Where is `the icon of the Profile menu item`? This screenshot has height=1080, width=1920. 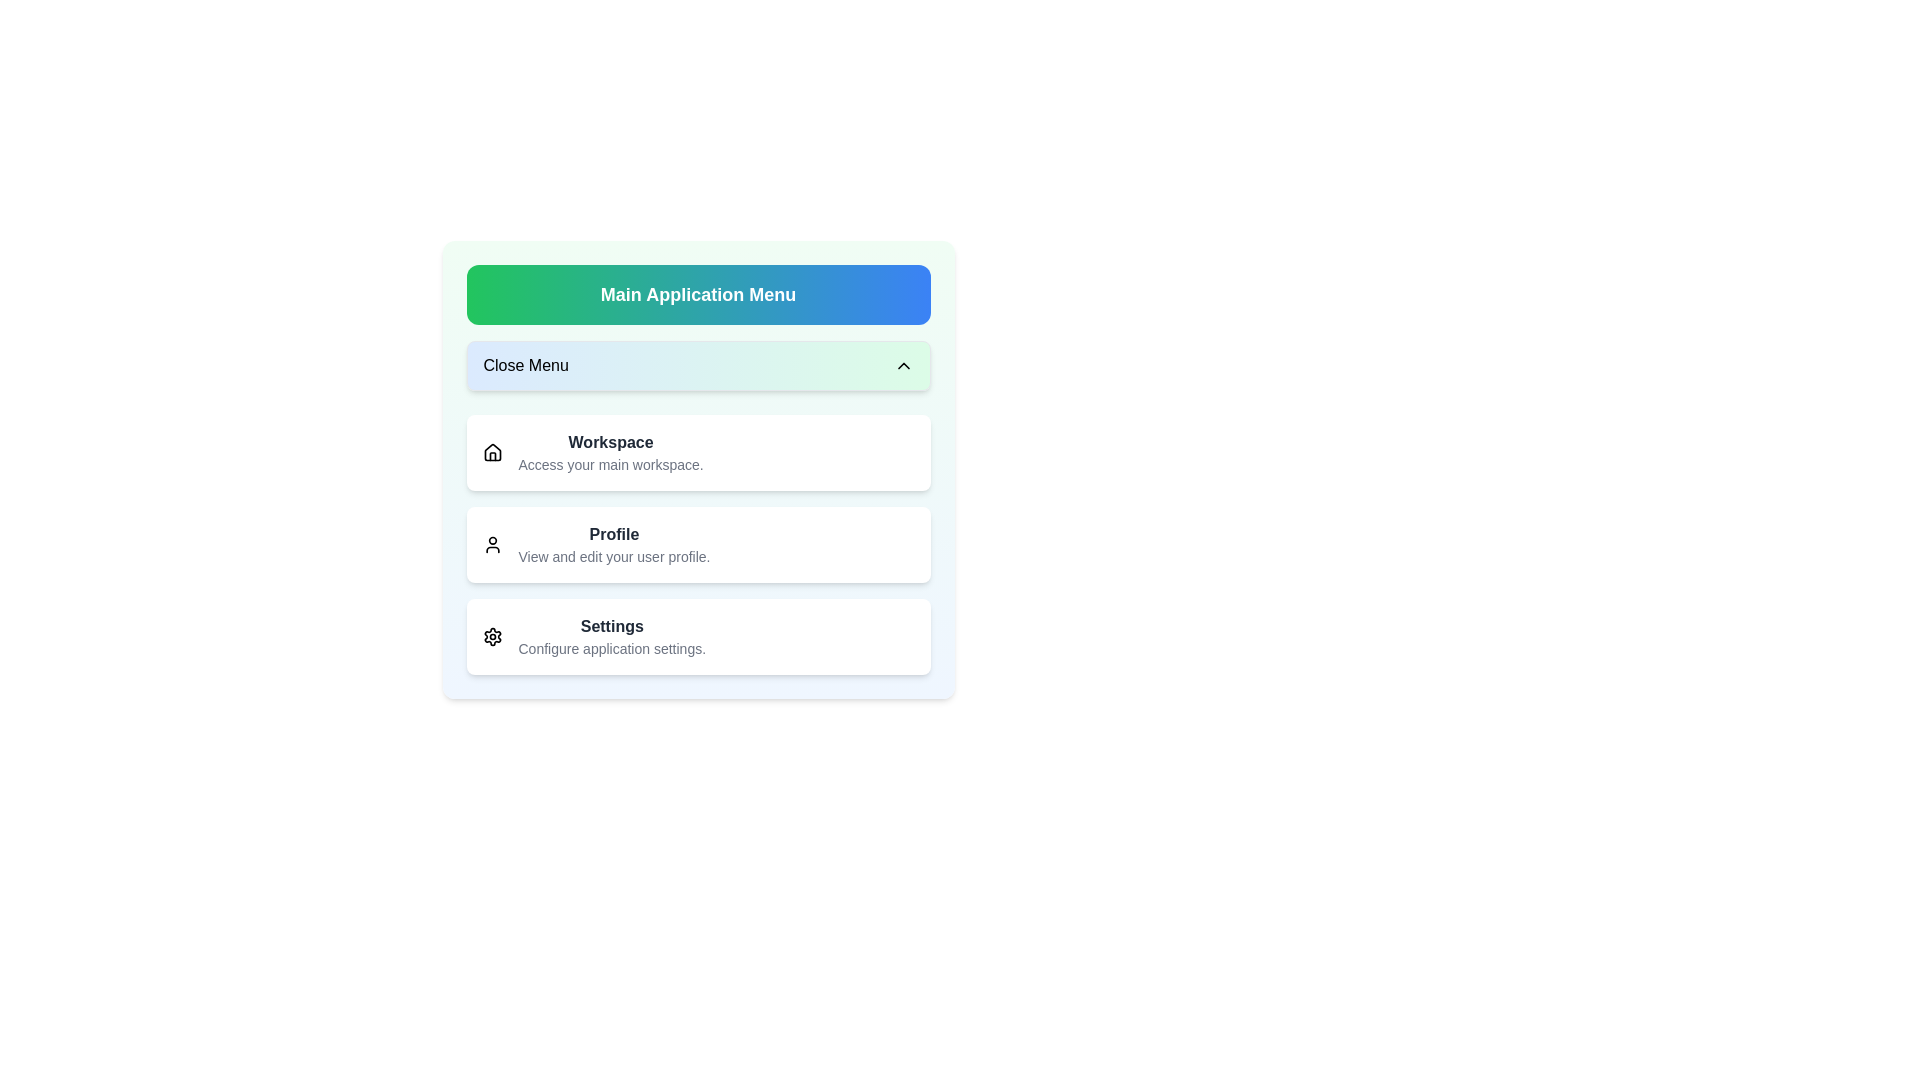
the icon of the Profile menu item is located at coordinates (492, 544).